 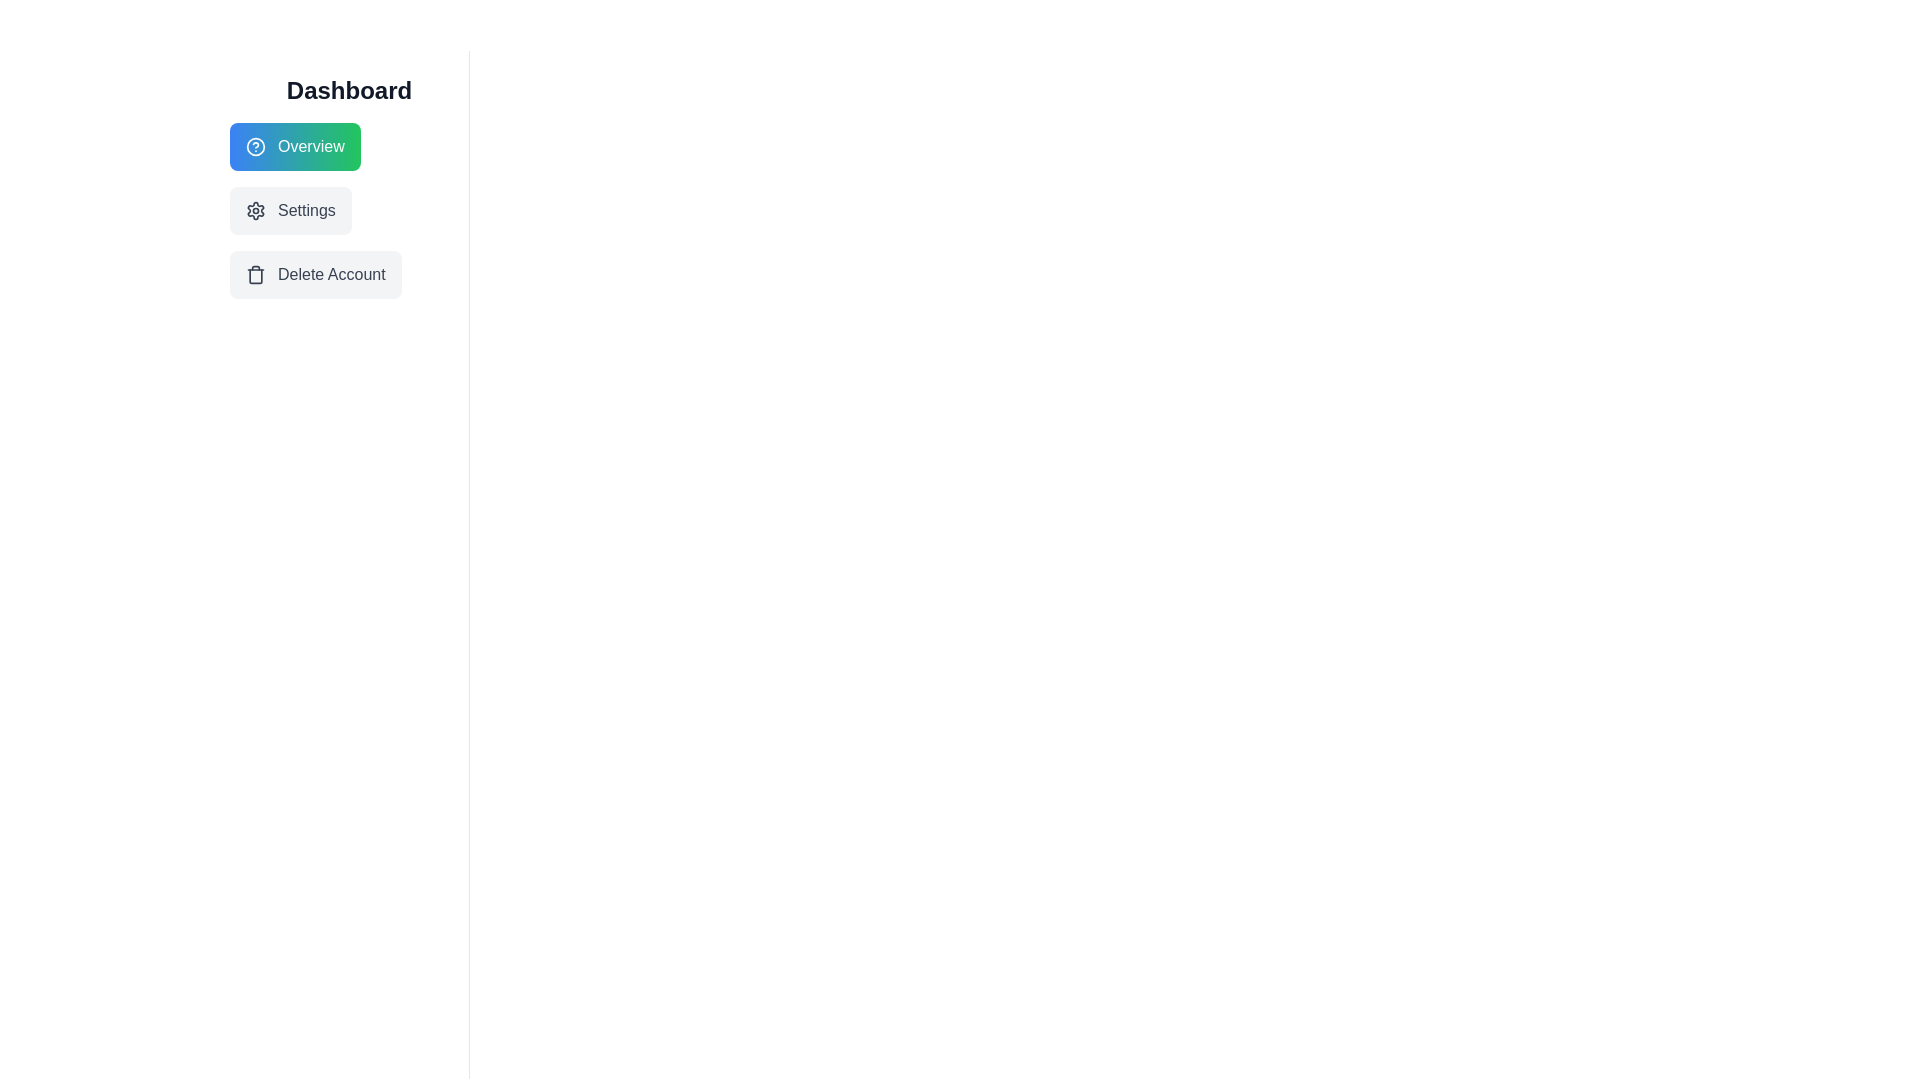 I want to click on the Header text element at the top-left corner of the side navigation panel, which serves as the title for the navigation context, so click(x=349, y=91).